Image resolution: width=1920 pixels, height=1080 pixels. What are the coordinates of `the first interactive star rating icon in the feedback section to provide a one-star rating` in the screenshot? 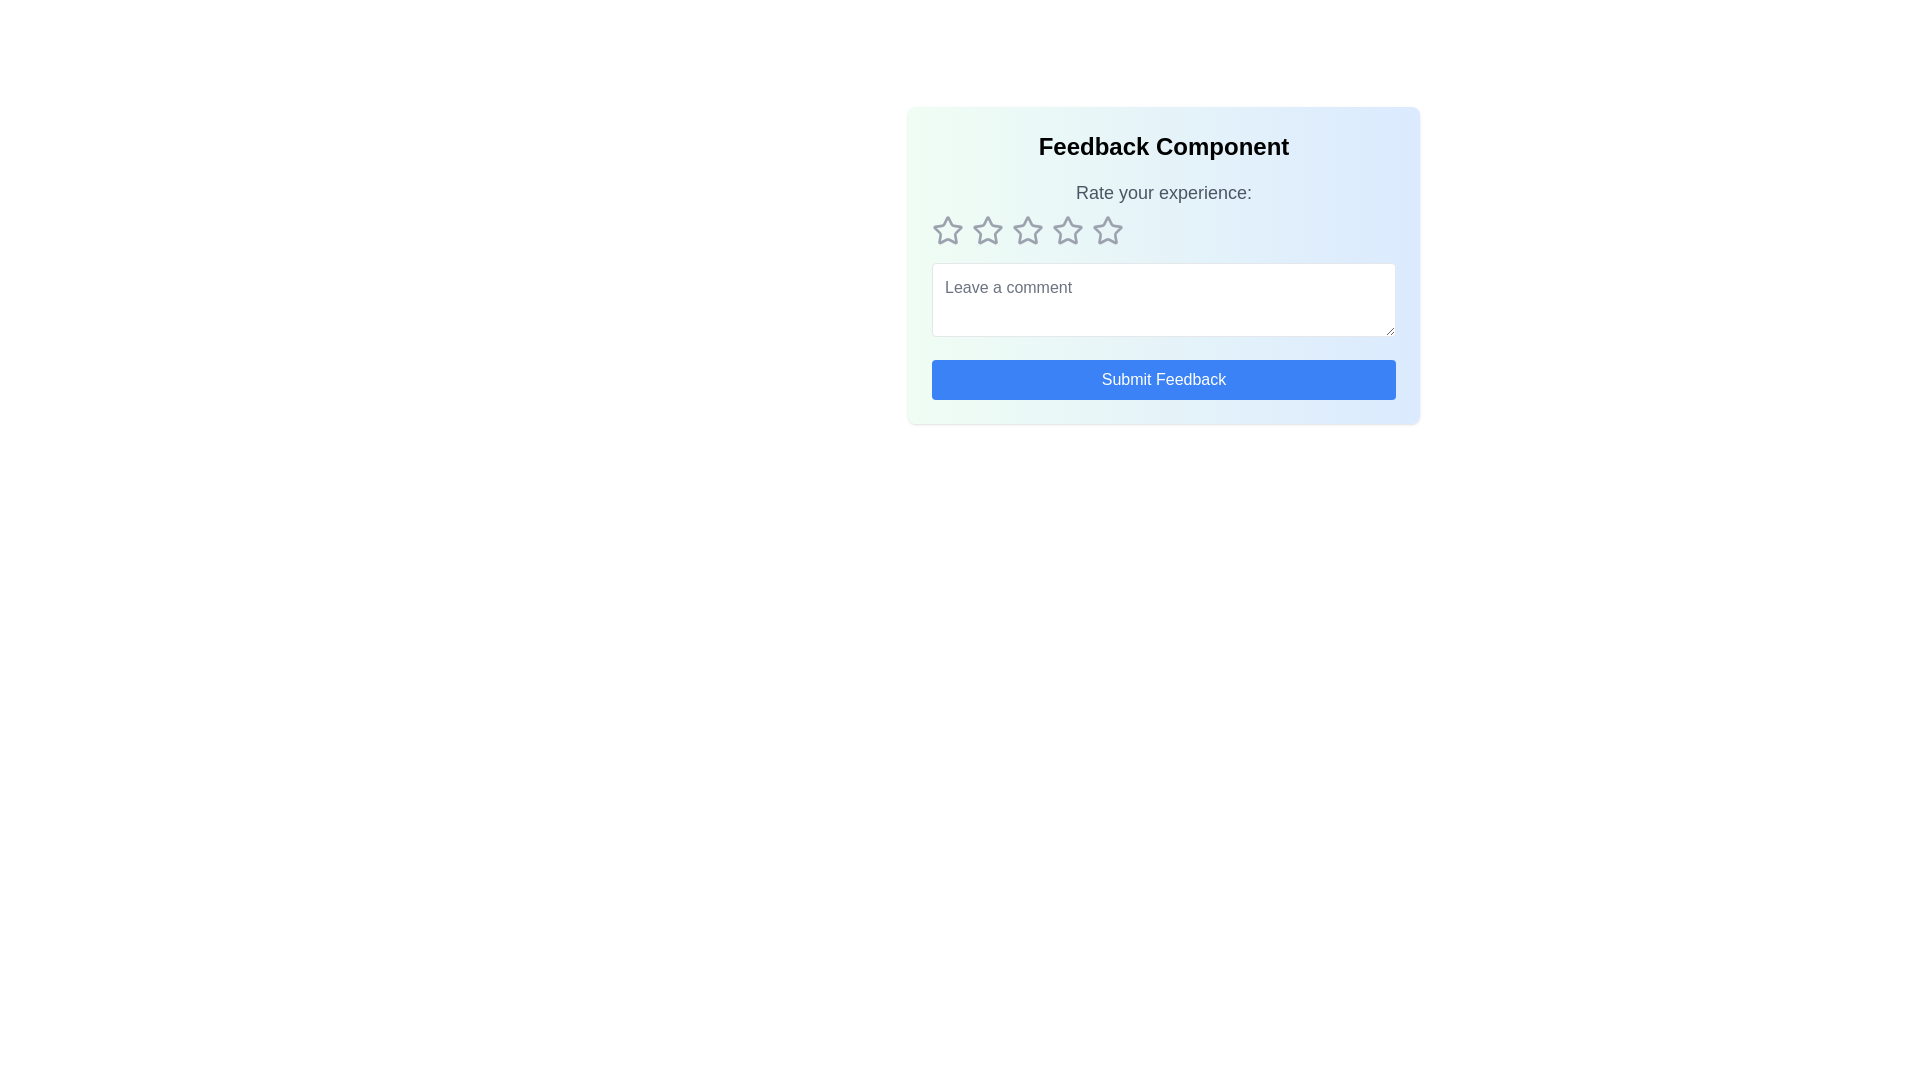 It's located at (947, 229).